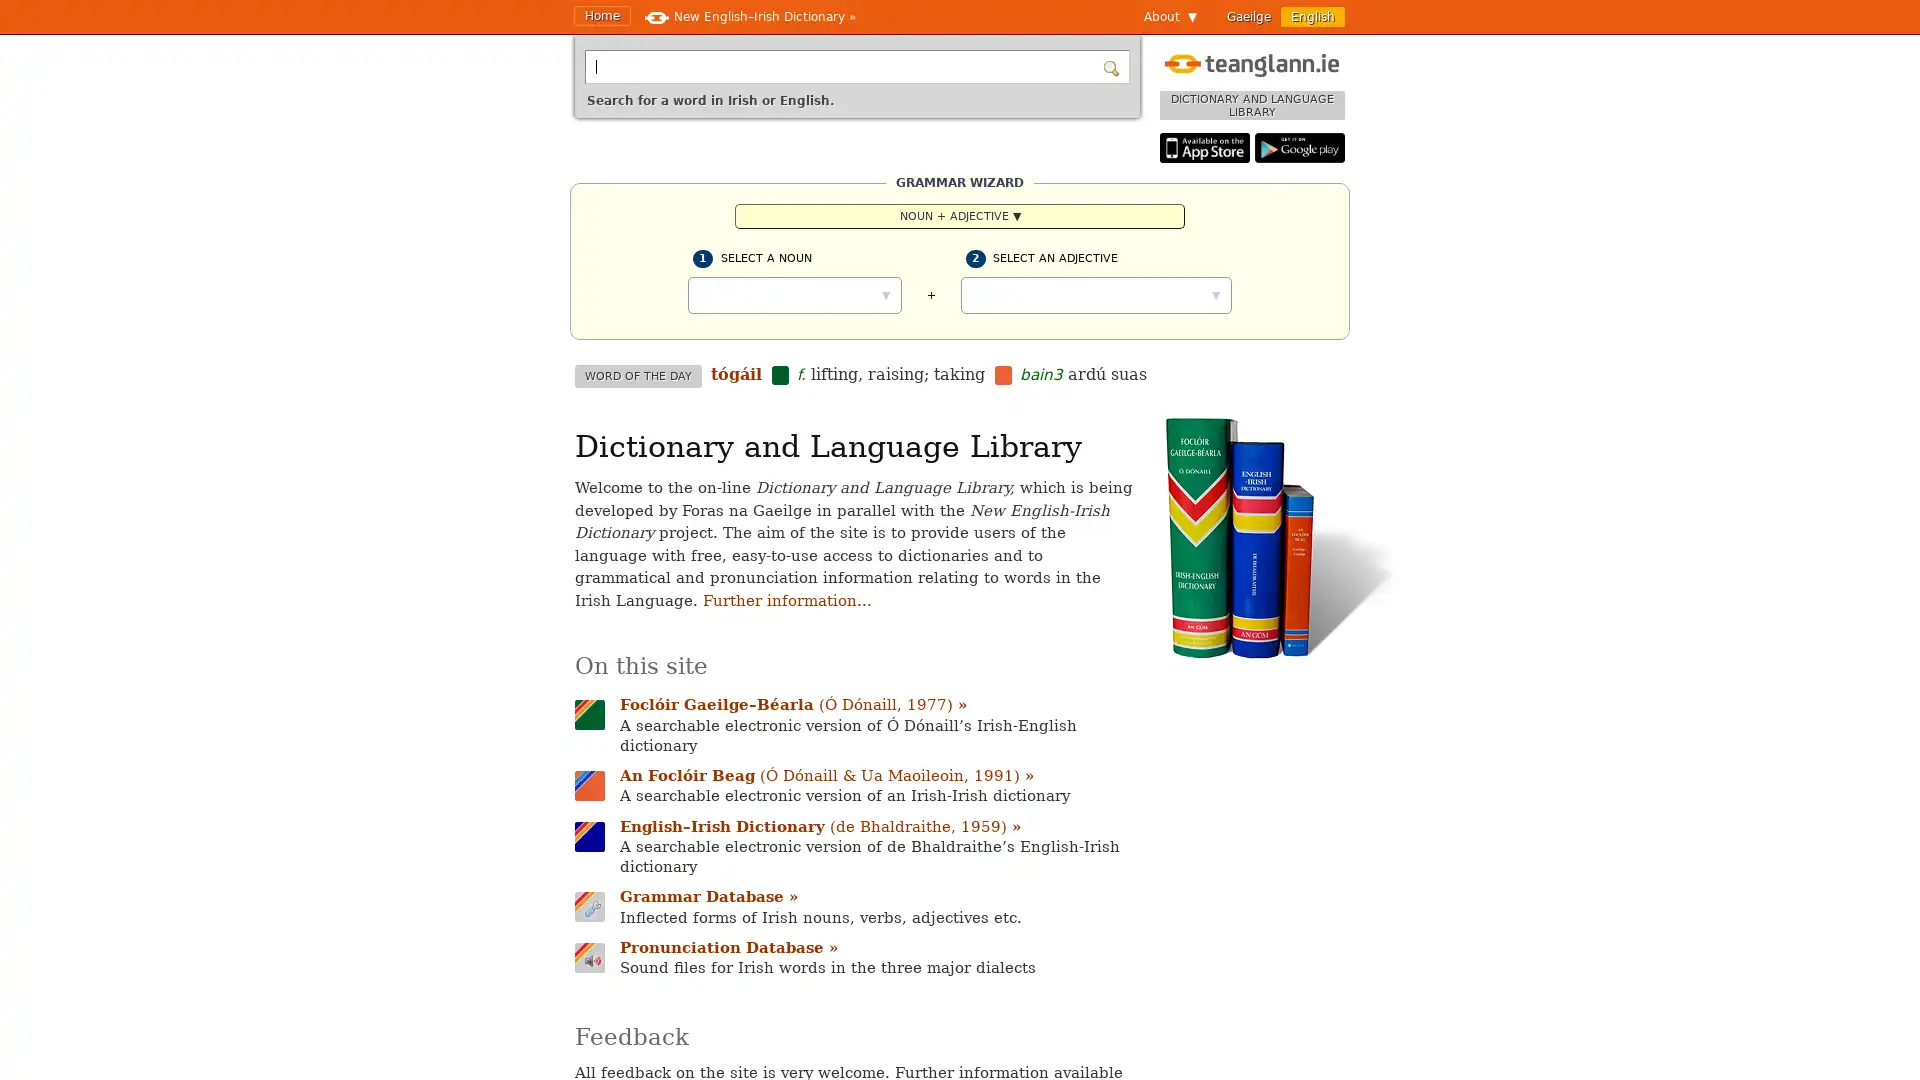  Describe the element at coordinates (1112, 65) in the screenshot. I see `Search` at that location.